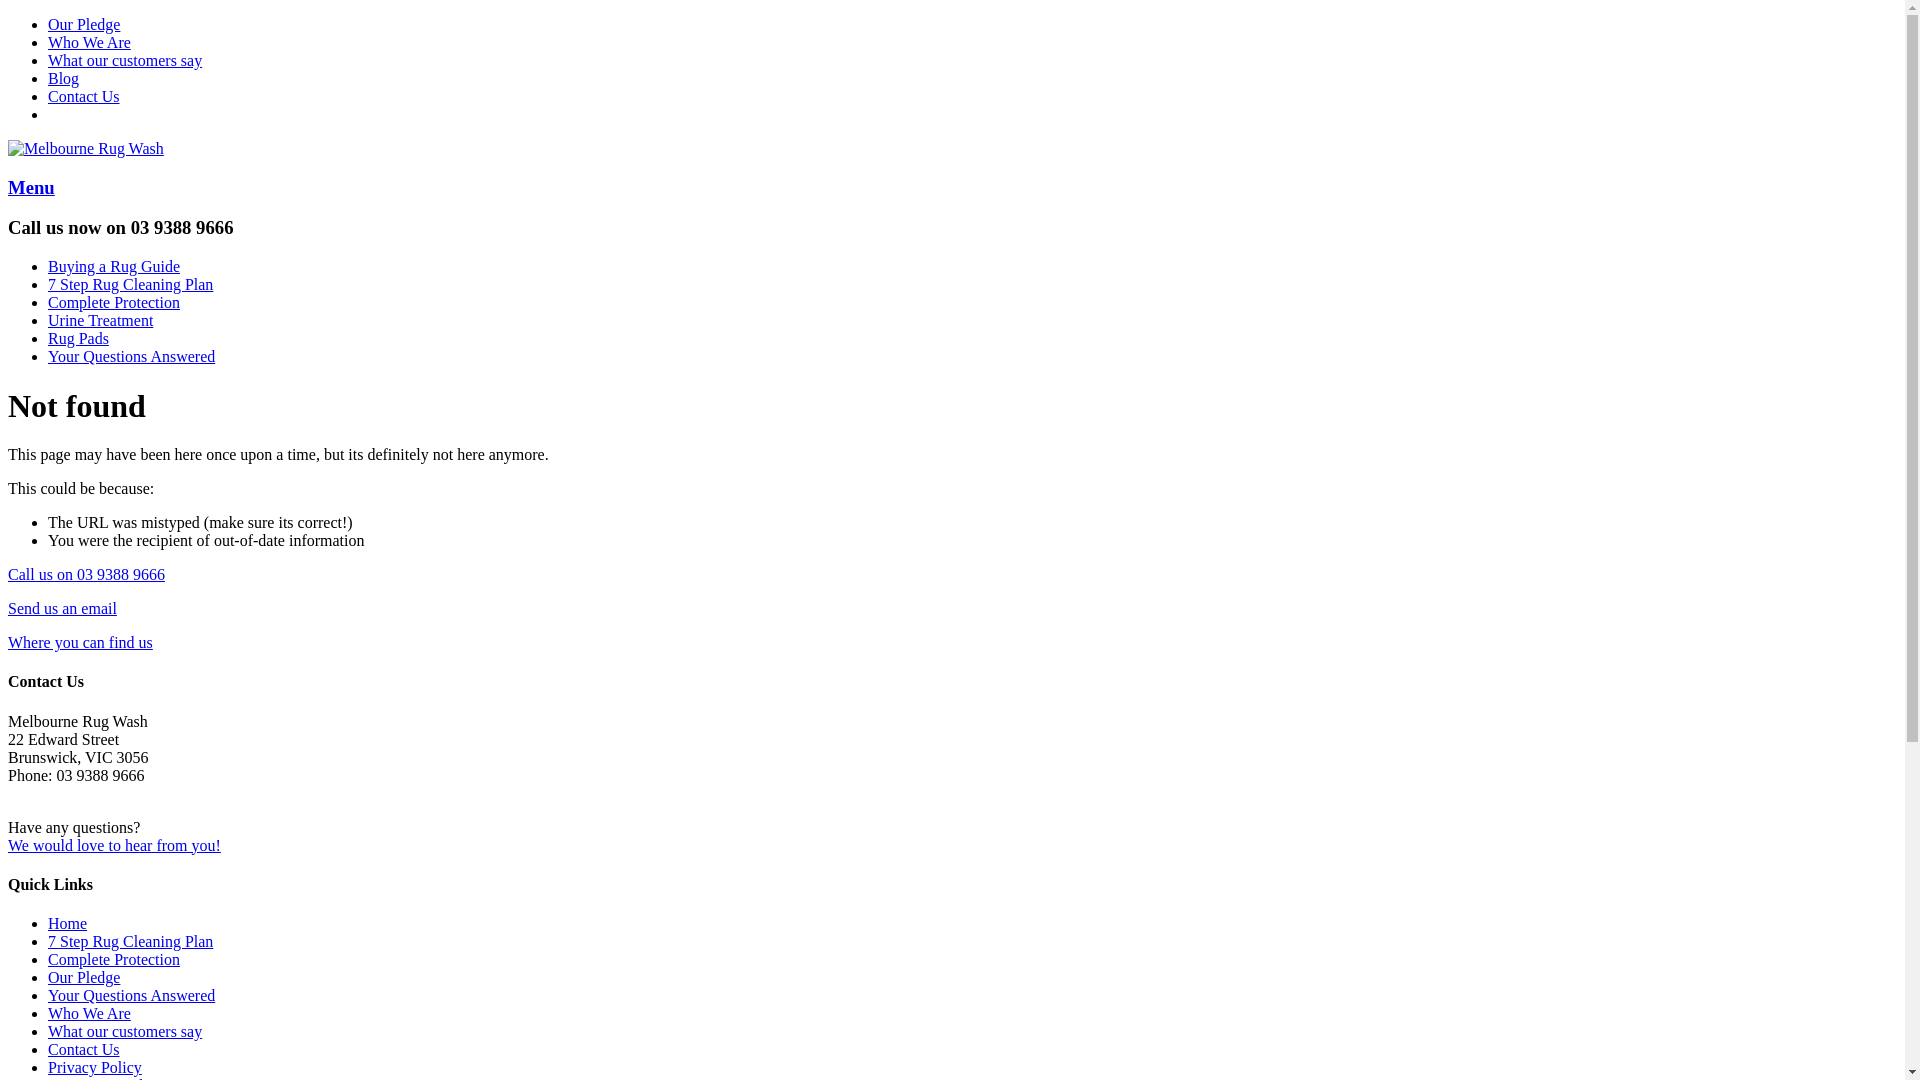 This screenshot has width=1920, height=1080. I want to click on 'Urine Treatment', so click(99, 319).